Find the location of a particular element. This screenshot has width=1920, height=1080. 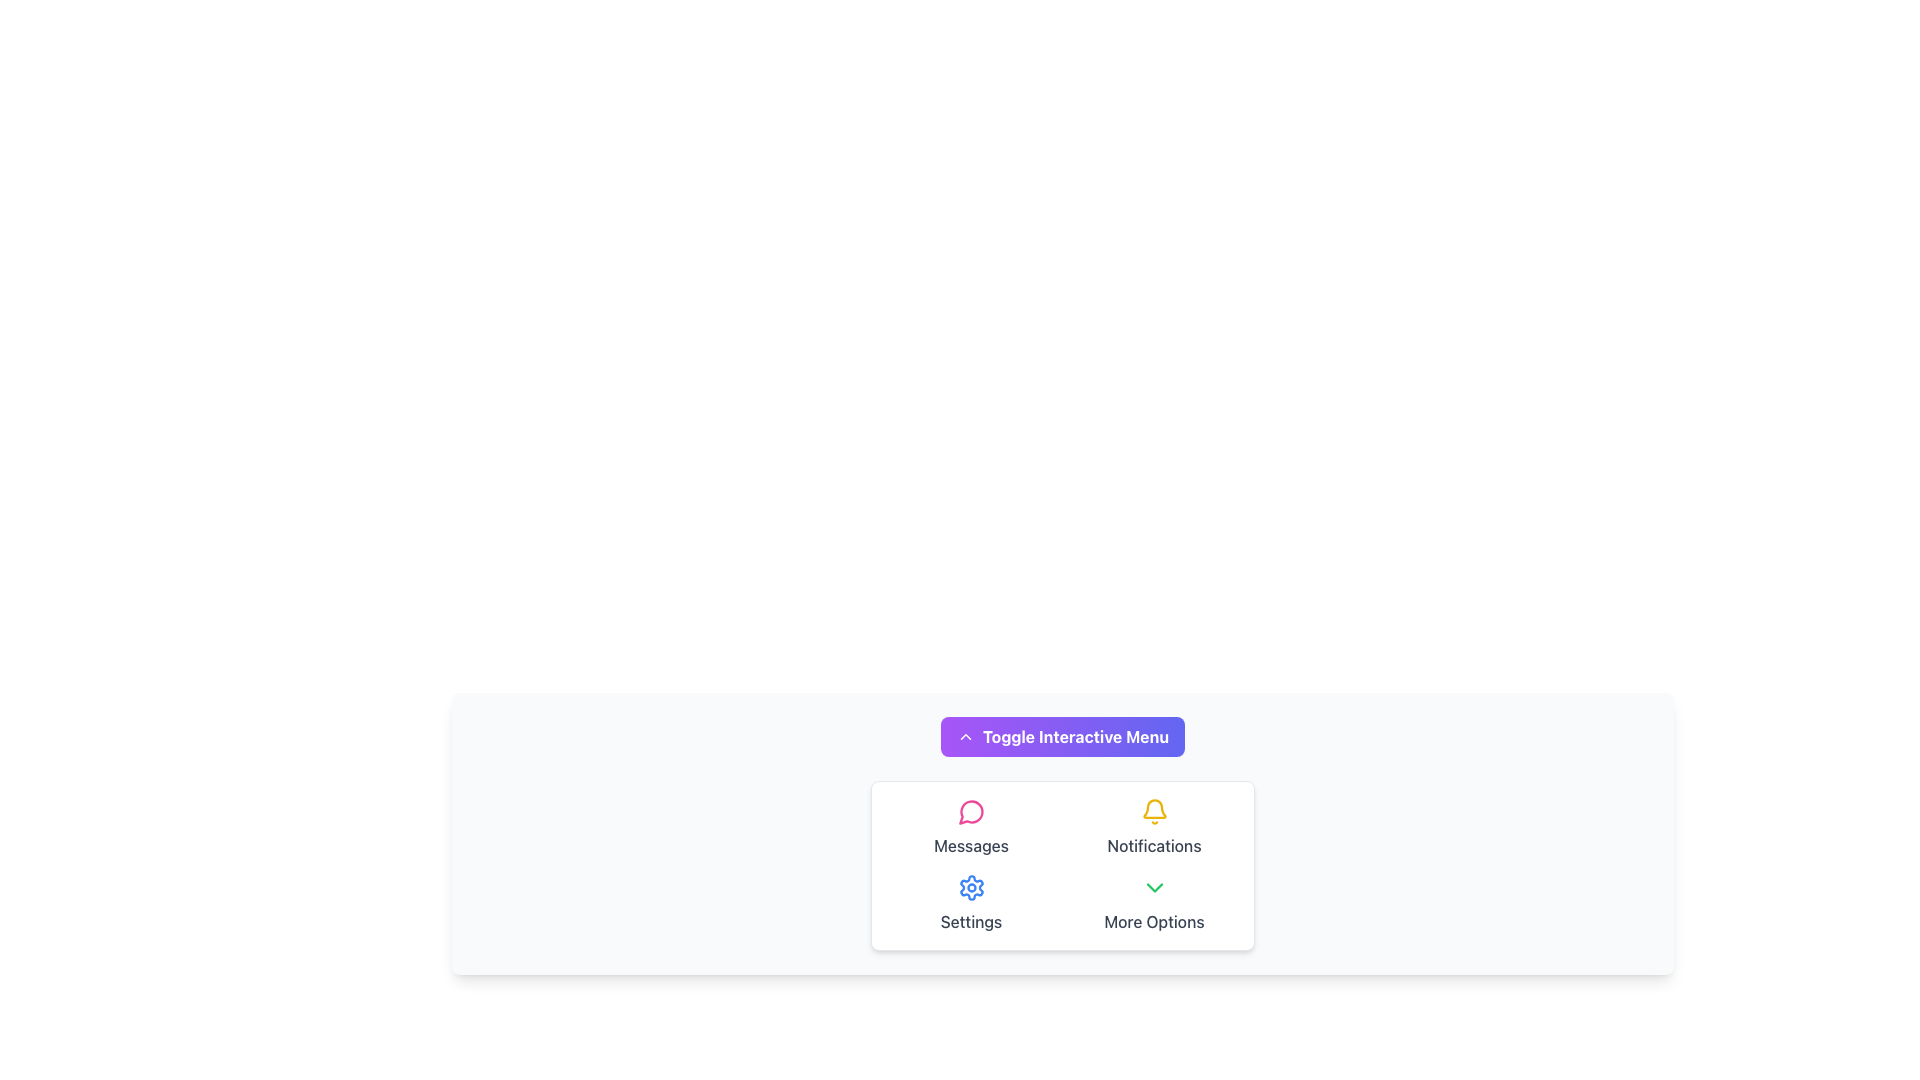

the main body of the yellow bell icon, which is part of a notification area within a card-like UI component is located at coordinates (1154, 808).